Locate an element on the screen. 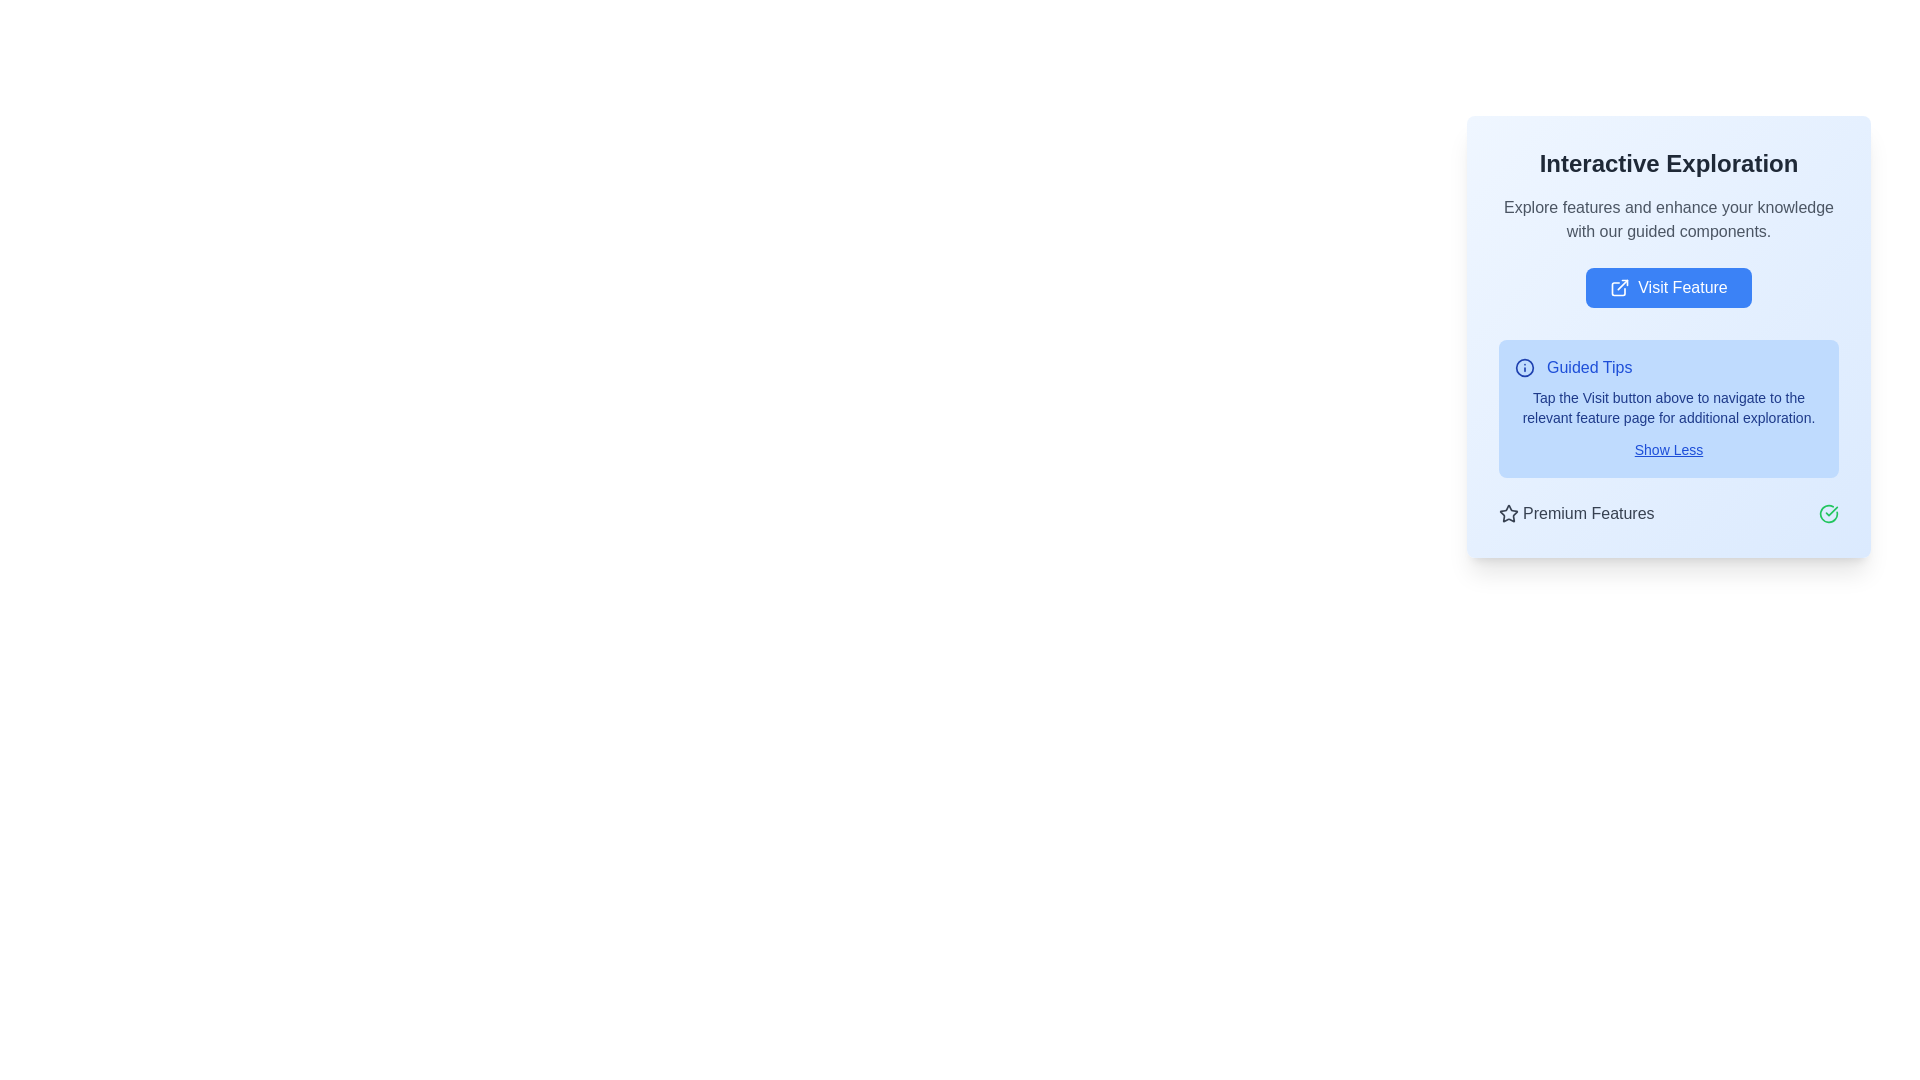  the button located within the 'Interactive Exploration' section is located at coordinates (1669, 288).